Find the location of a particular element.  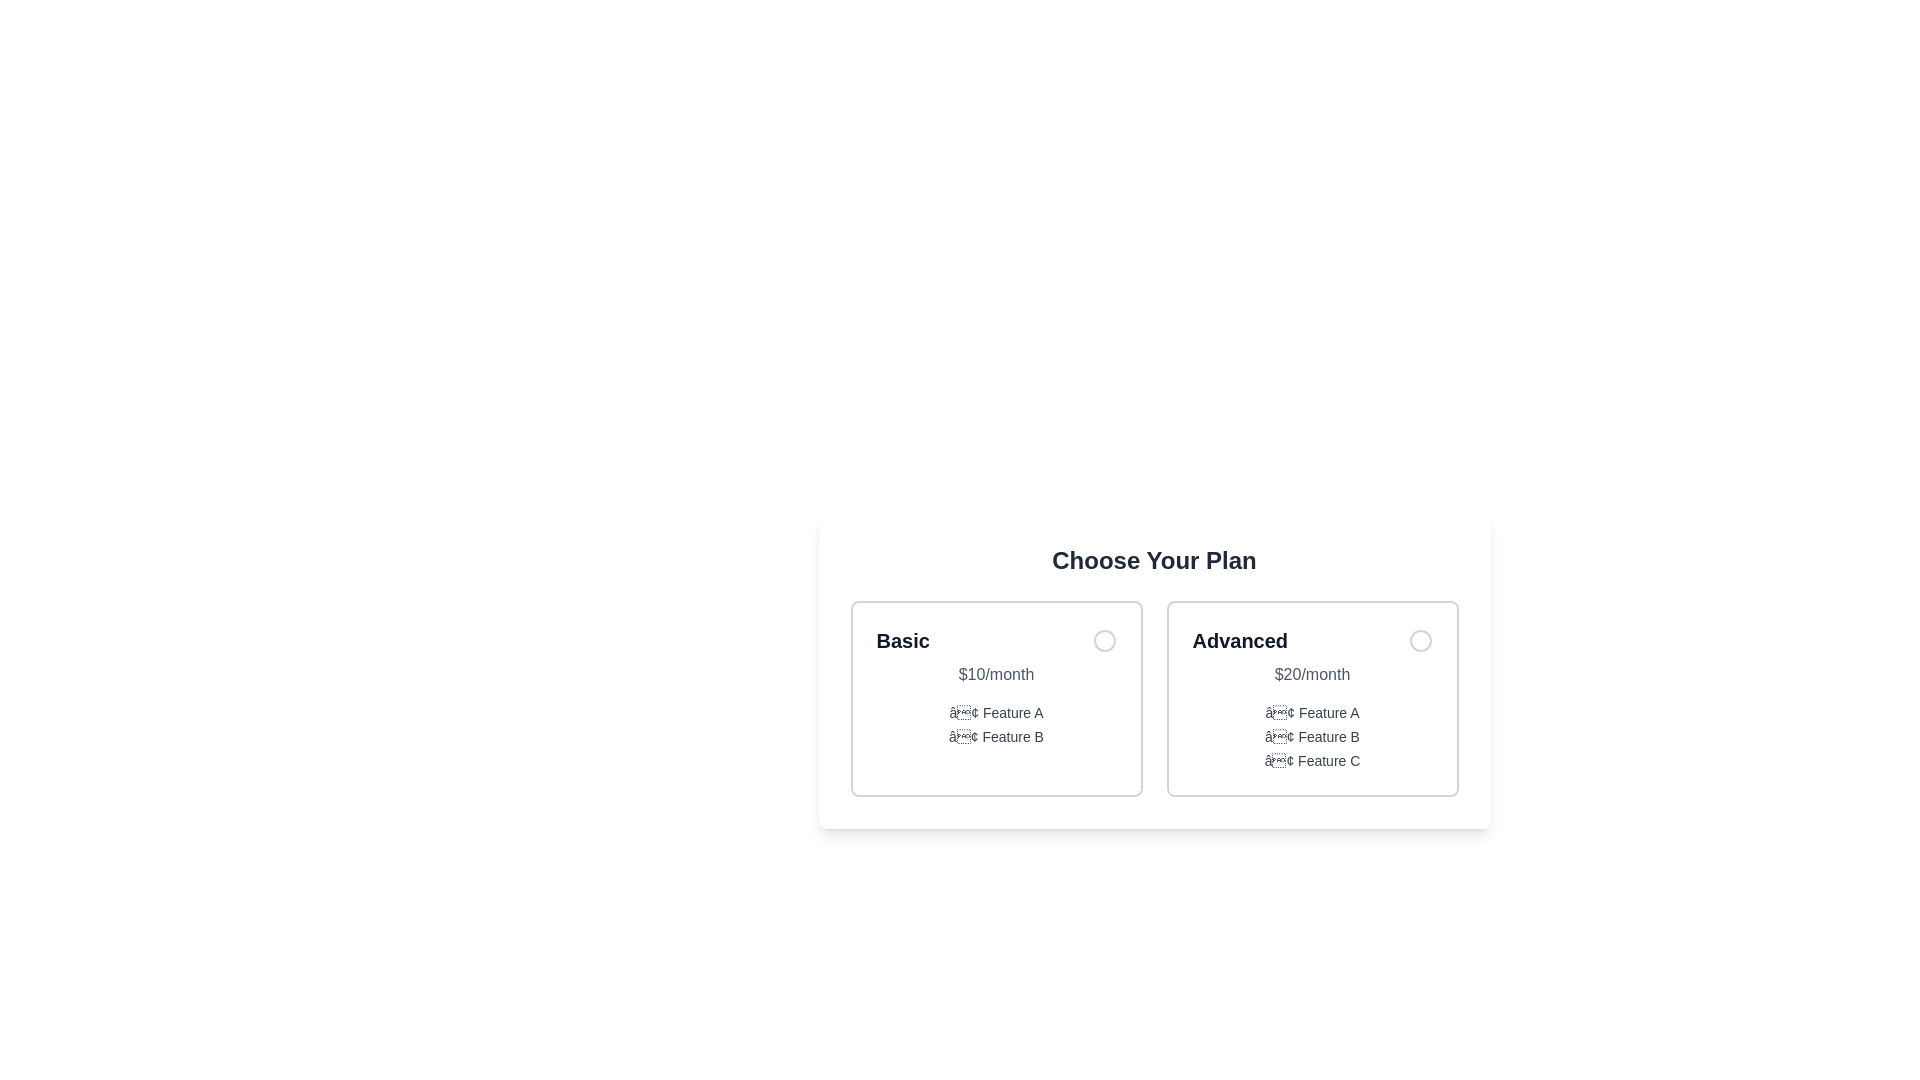

the text describing a feature associated with the 'Advanced' plan, which is the second item in the list of features under the 'Advanced' plan section is located at coordinates (1312, 736).